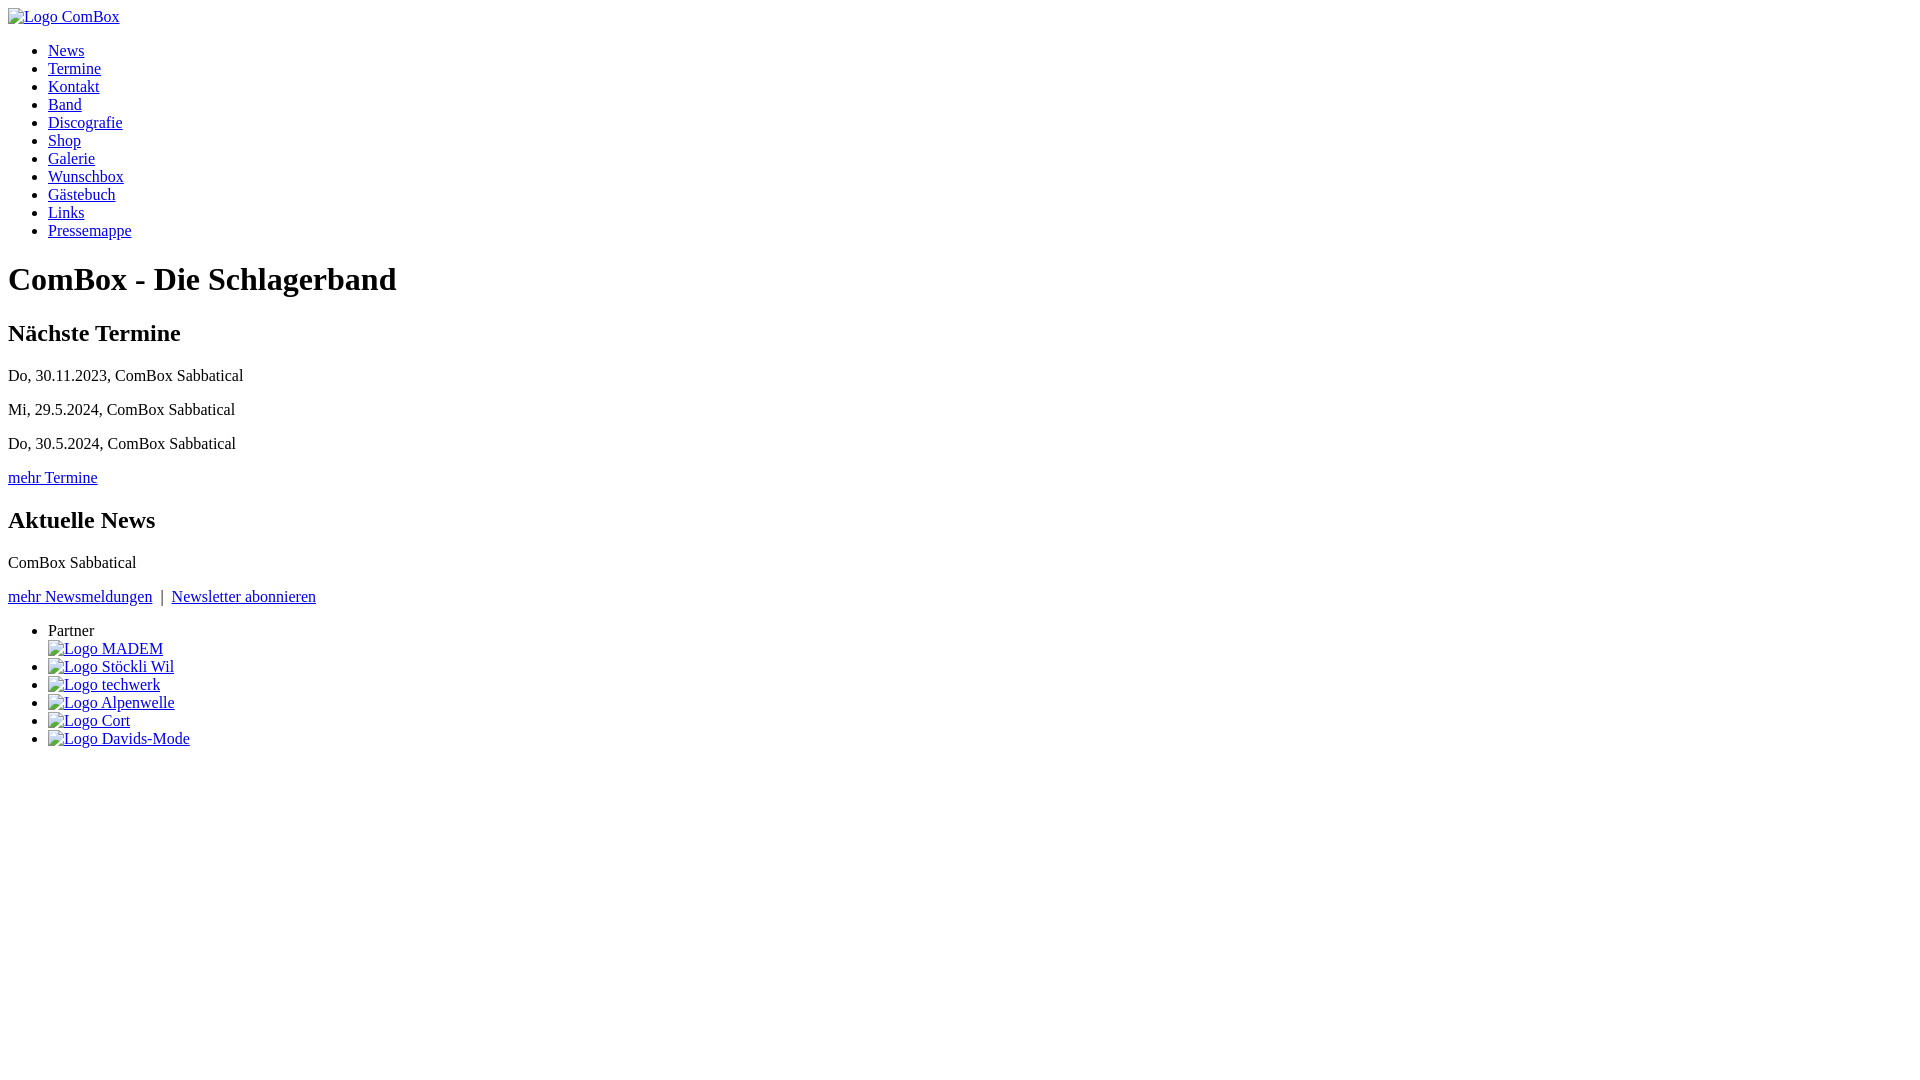  What do you see at coordinates (48, 212) in the screenshot?
I see `'Links'` at bounding box center [48, 212].